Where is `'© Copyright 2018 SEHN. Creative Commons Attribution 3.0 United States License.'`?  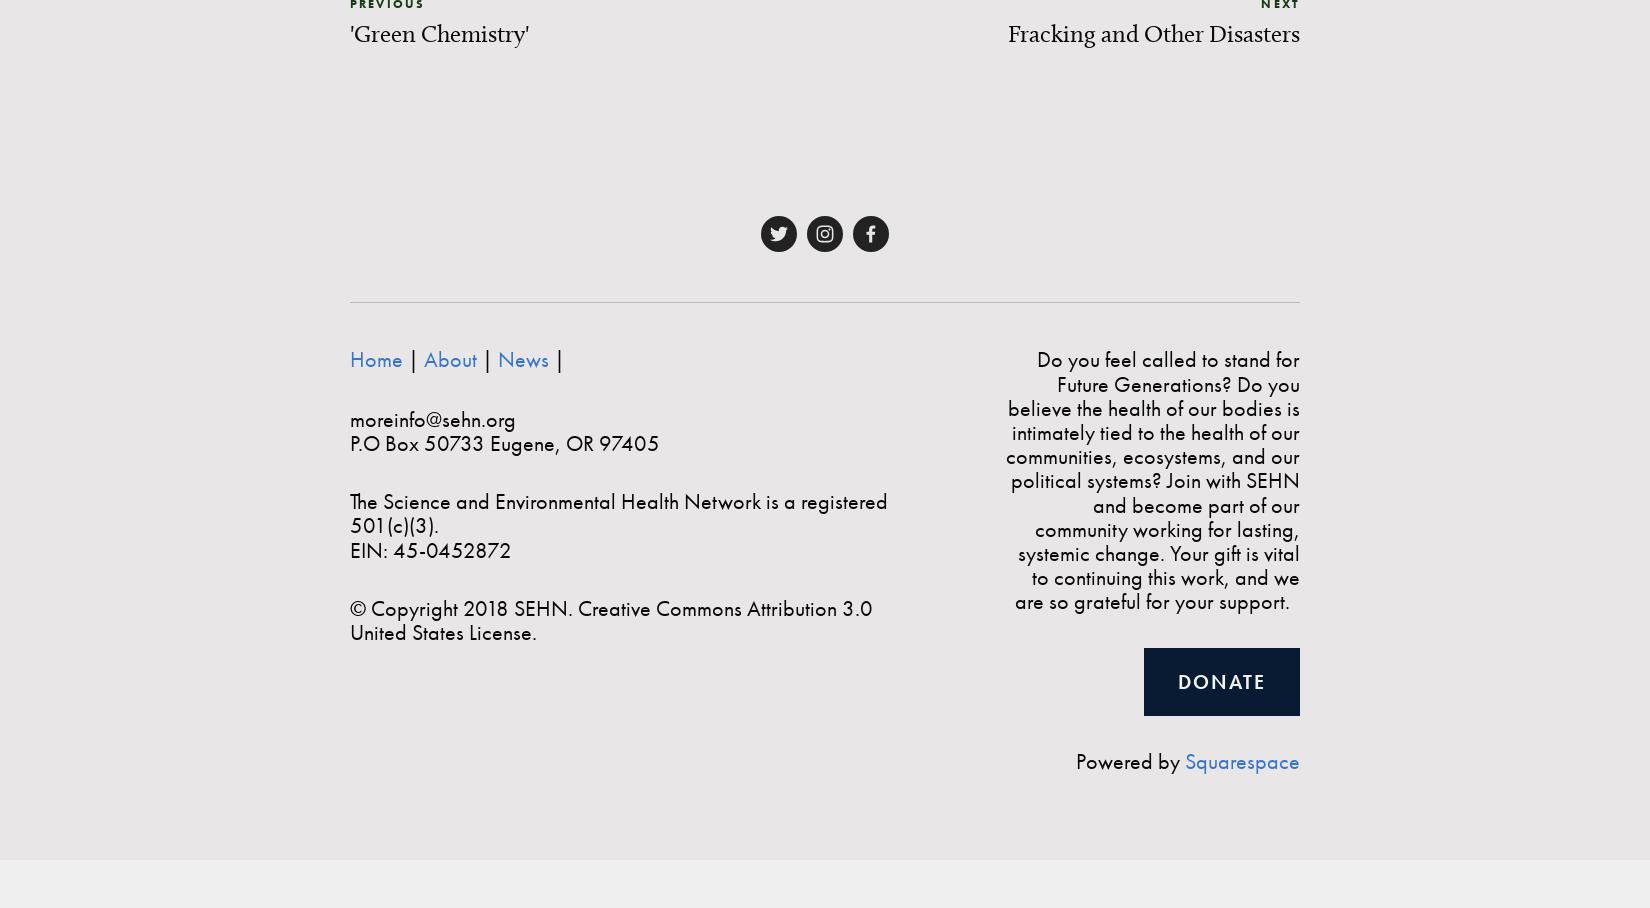
'© Copyright 2018 SEHN. Creative Commons Attribution 3.0 United States License.' is located at coordinates (612, 618).